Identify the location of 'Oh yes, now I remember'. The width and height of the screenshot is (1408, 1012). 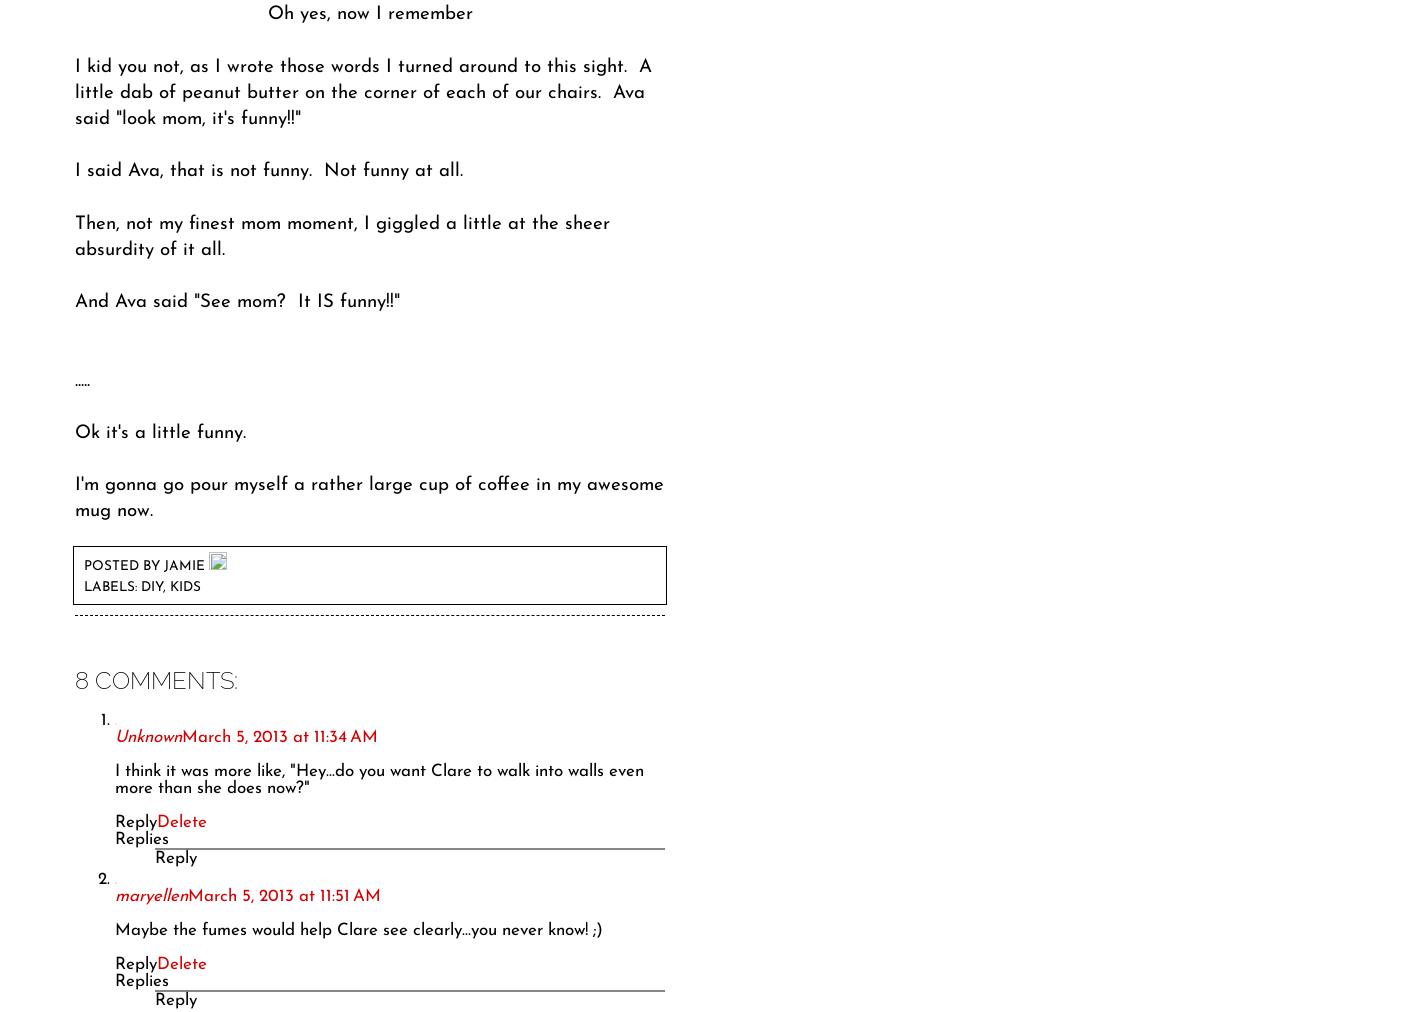
(368, 13).